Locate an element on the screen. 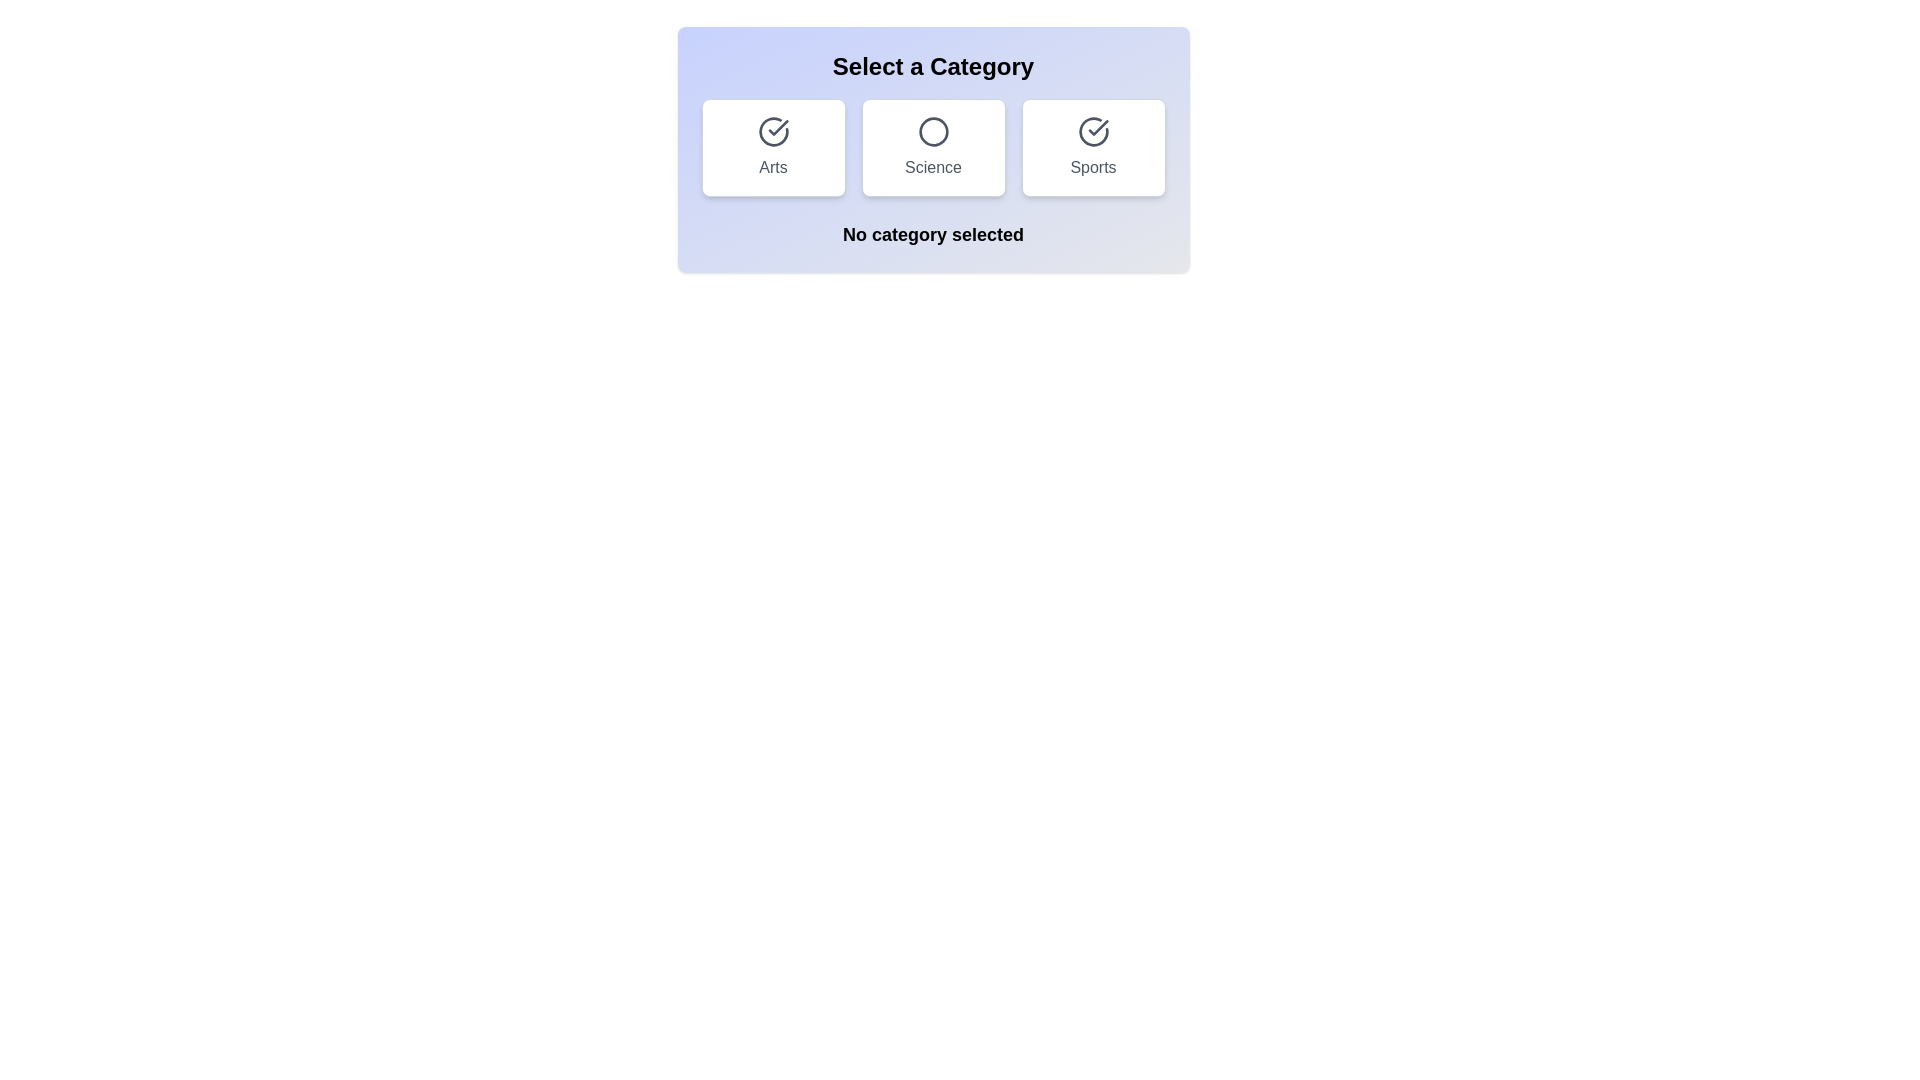  the 'Sports' category button, which is the third item in a grid layout of three columns, positioned to the right of the 'Science' and 'Arts' buttons is located at coordinates (1092, 146).